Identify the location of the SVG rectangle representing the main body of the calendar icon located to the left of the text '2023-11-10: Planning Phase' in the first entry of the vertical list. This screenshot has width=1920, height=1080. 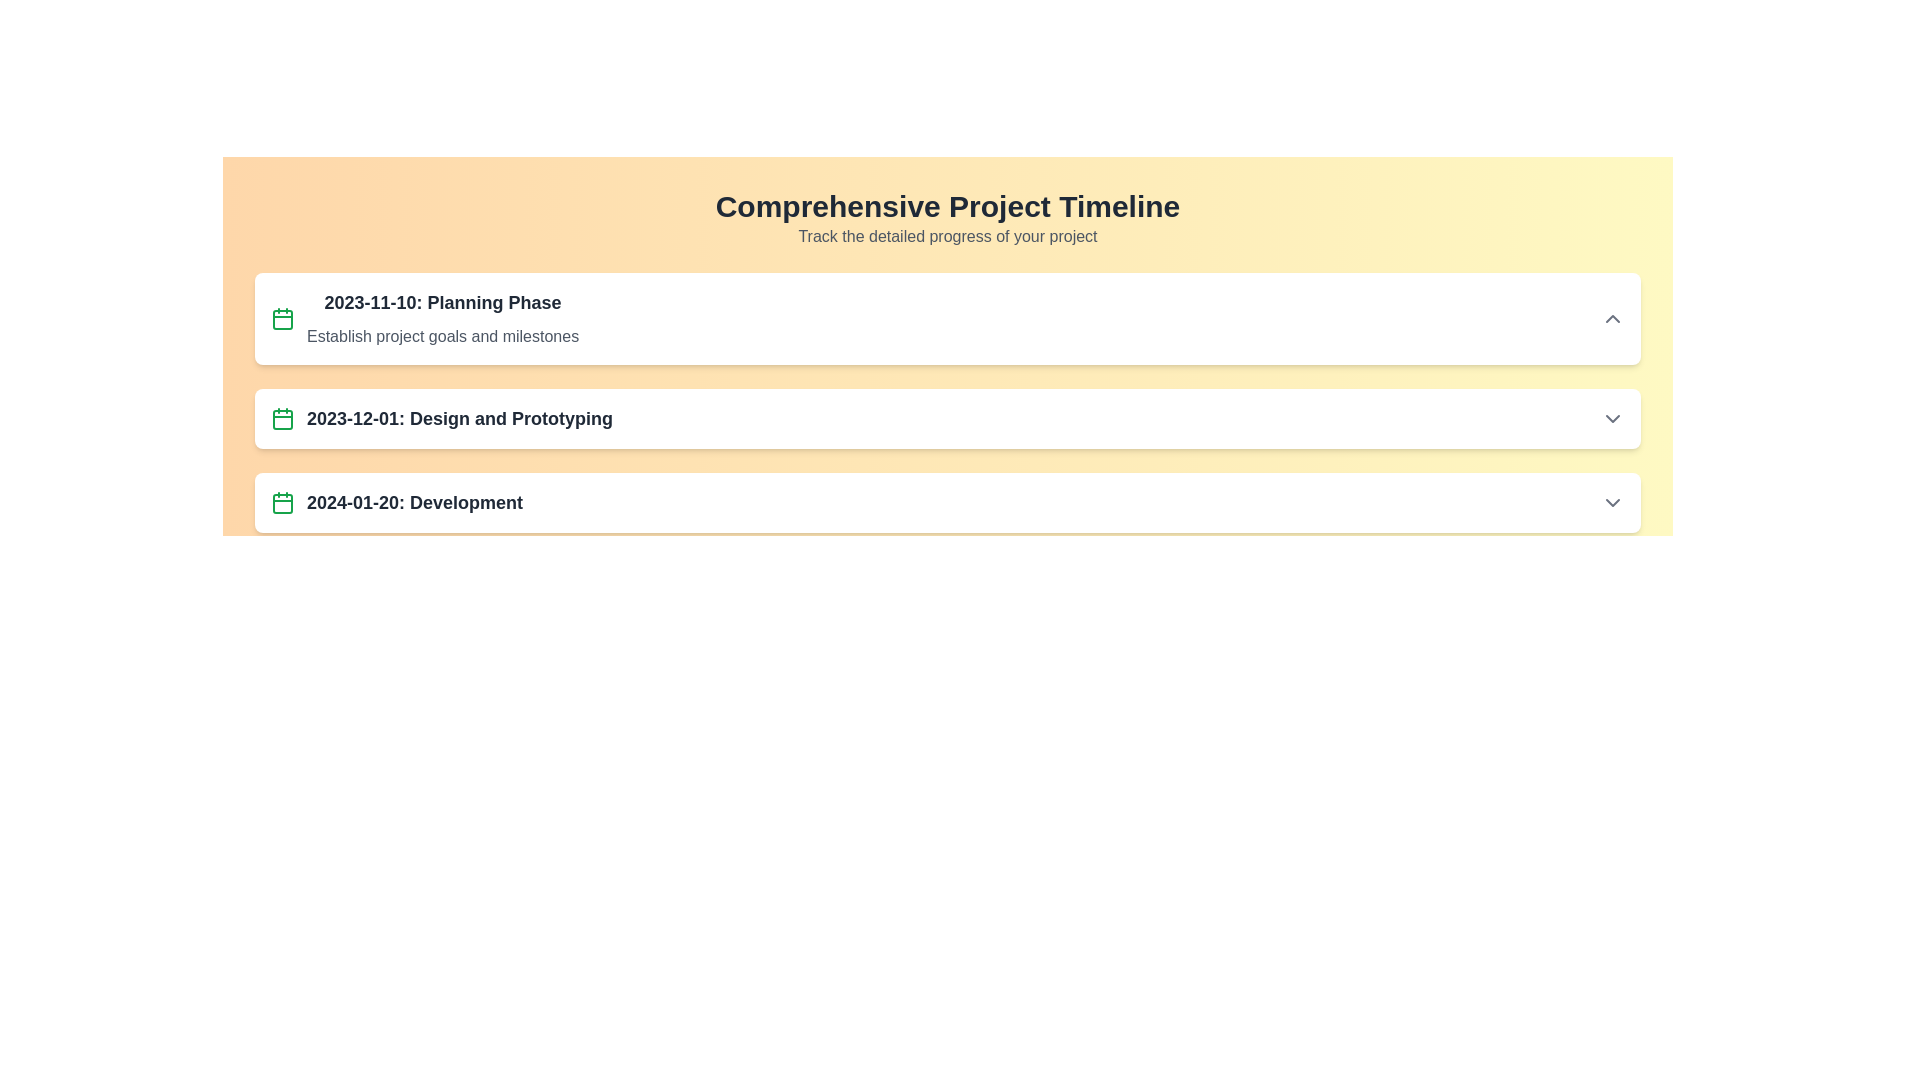
(282, 319).